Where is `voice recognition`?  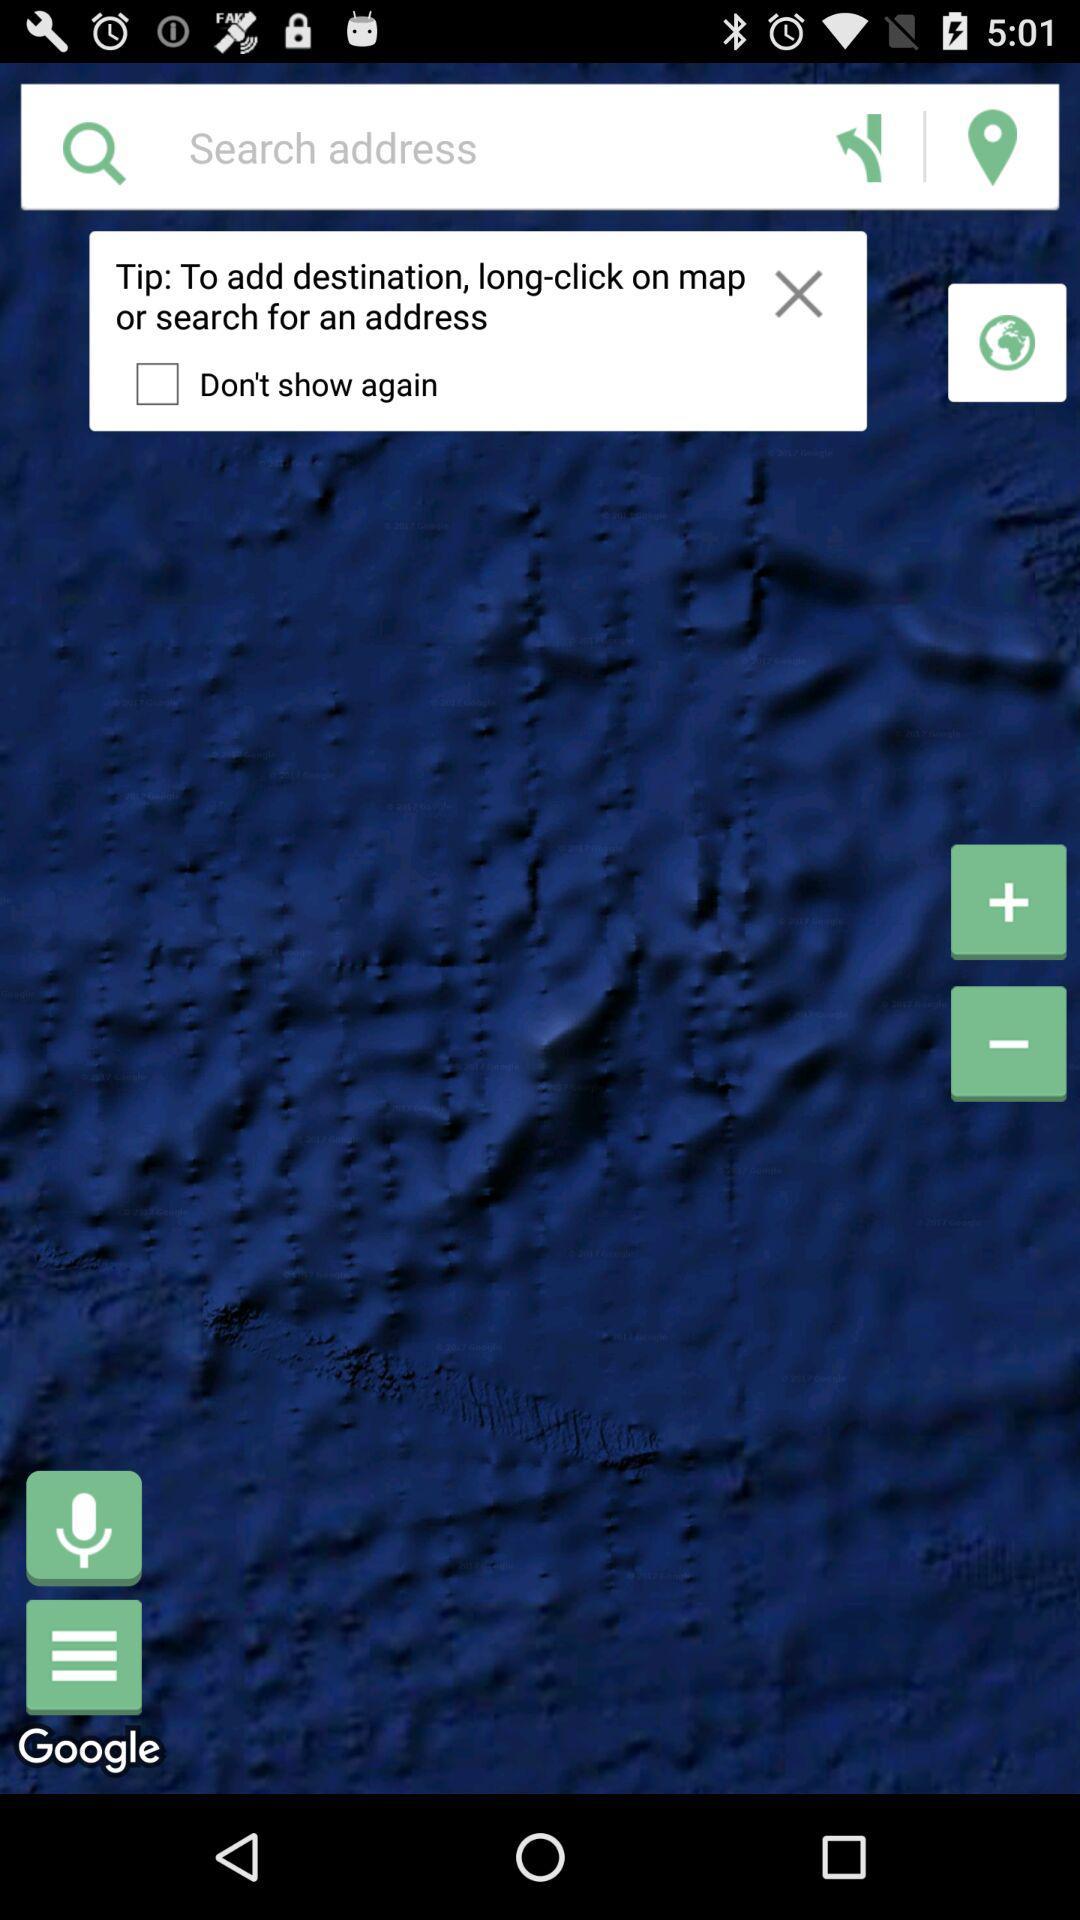
voice recognition is located at coordinates (83, 1527).